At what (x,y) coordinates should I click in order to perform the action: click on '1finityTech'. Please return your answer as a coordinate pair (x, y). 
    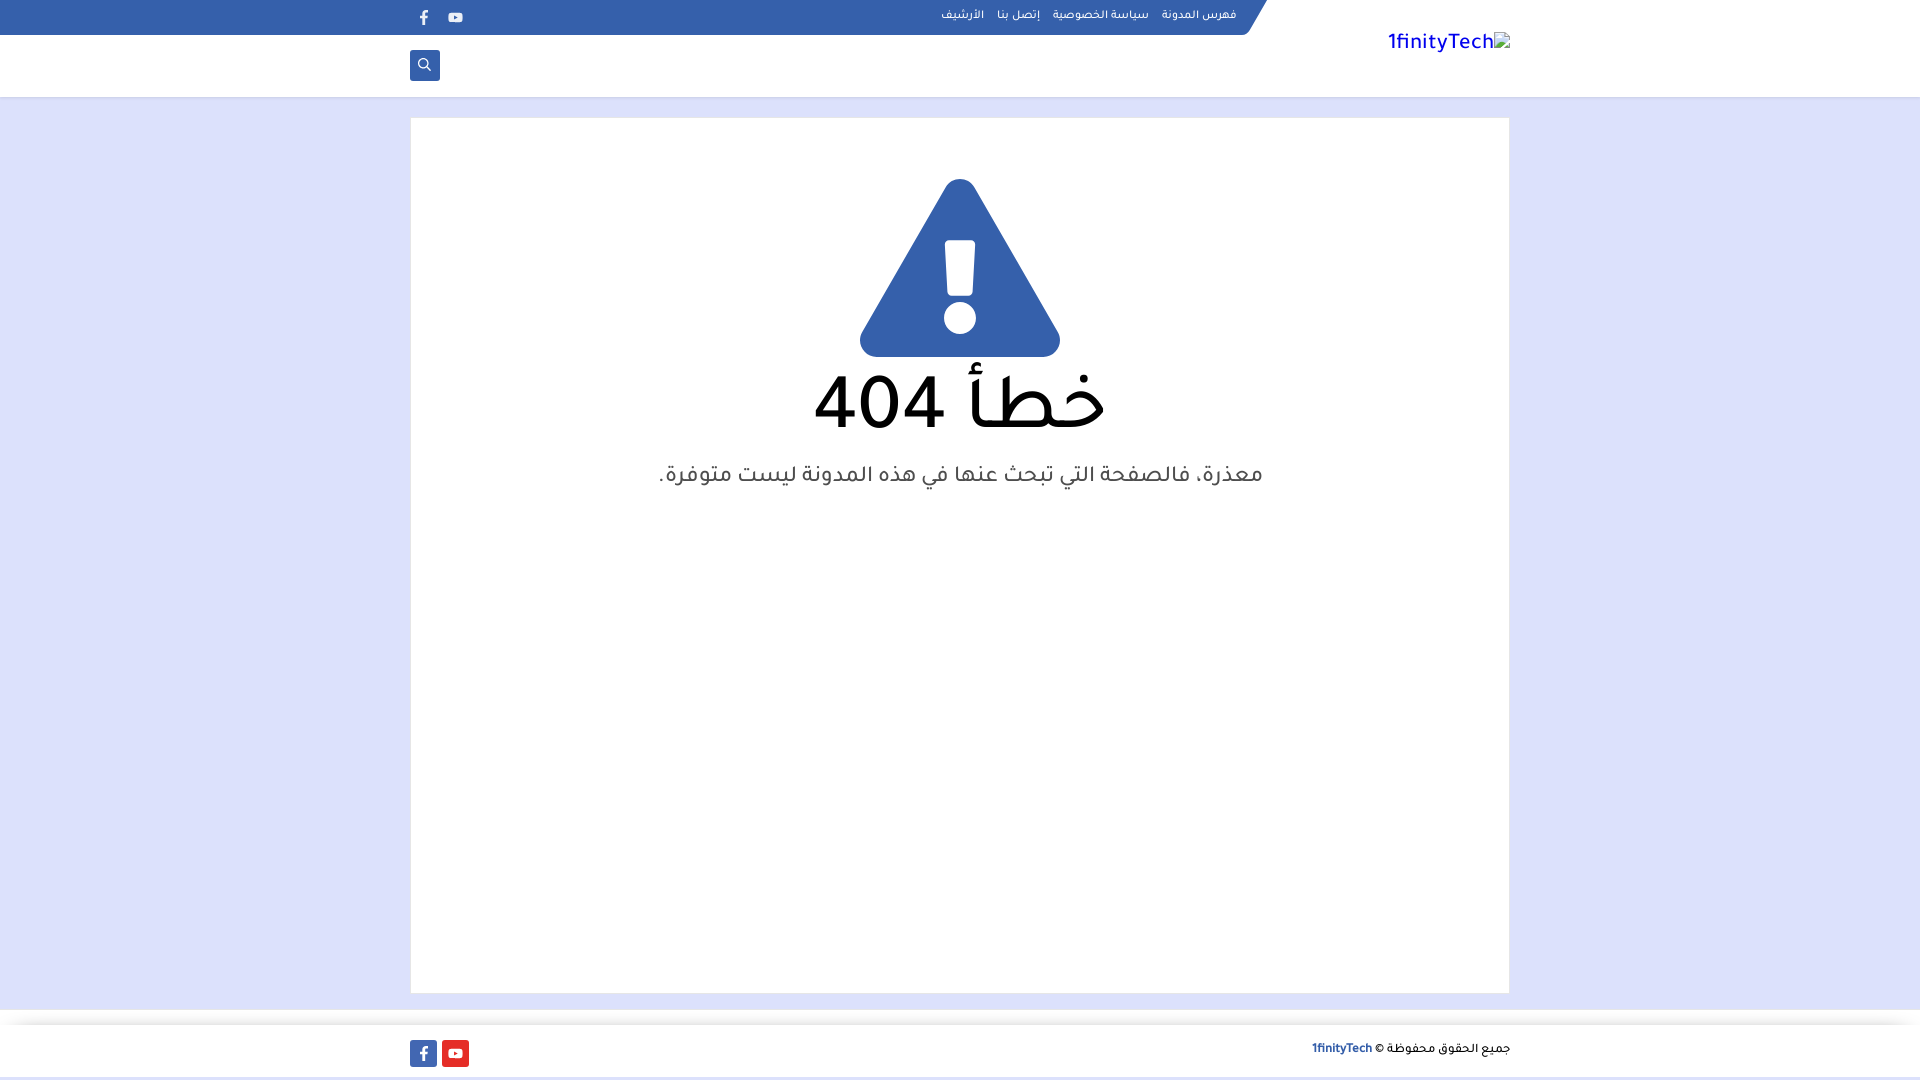
    Looking at the image, I should click on (1342, 1049).